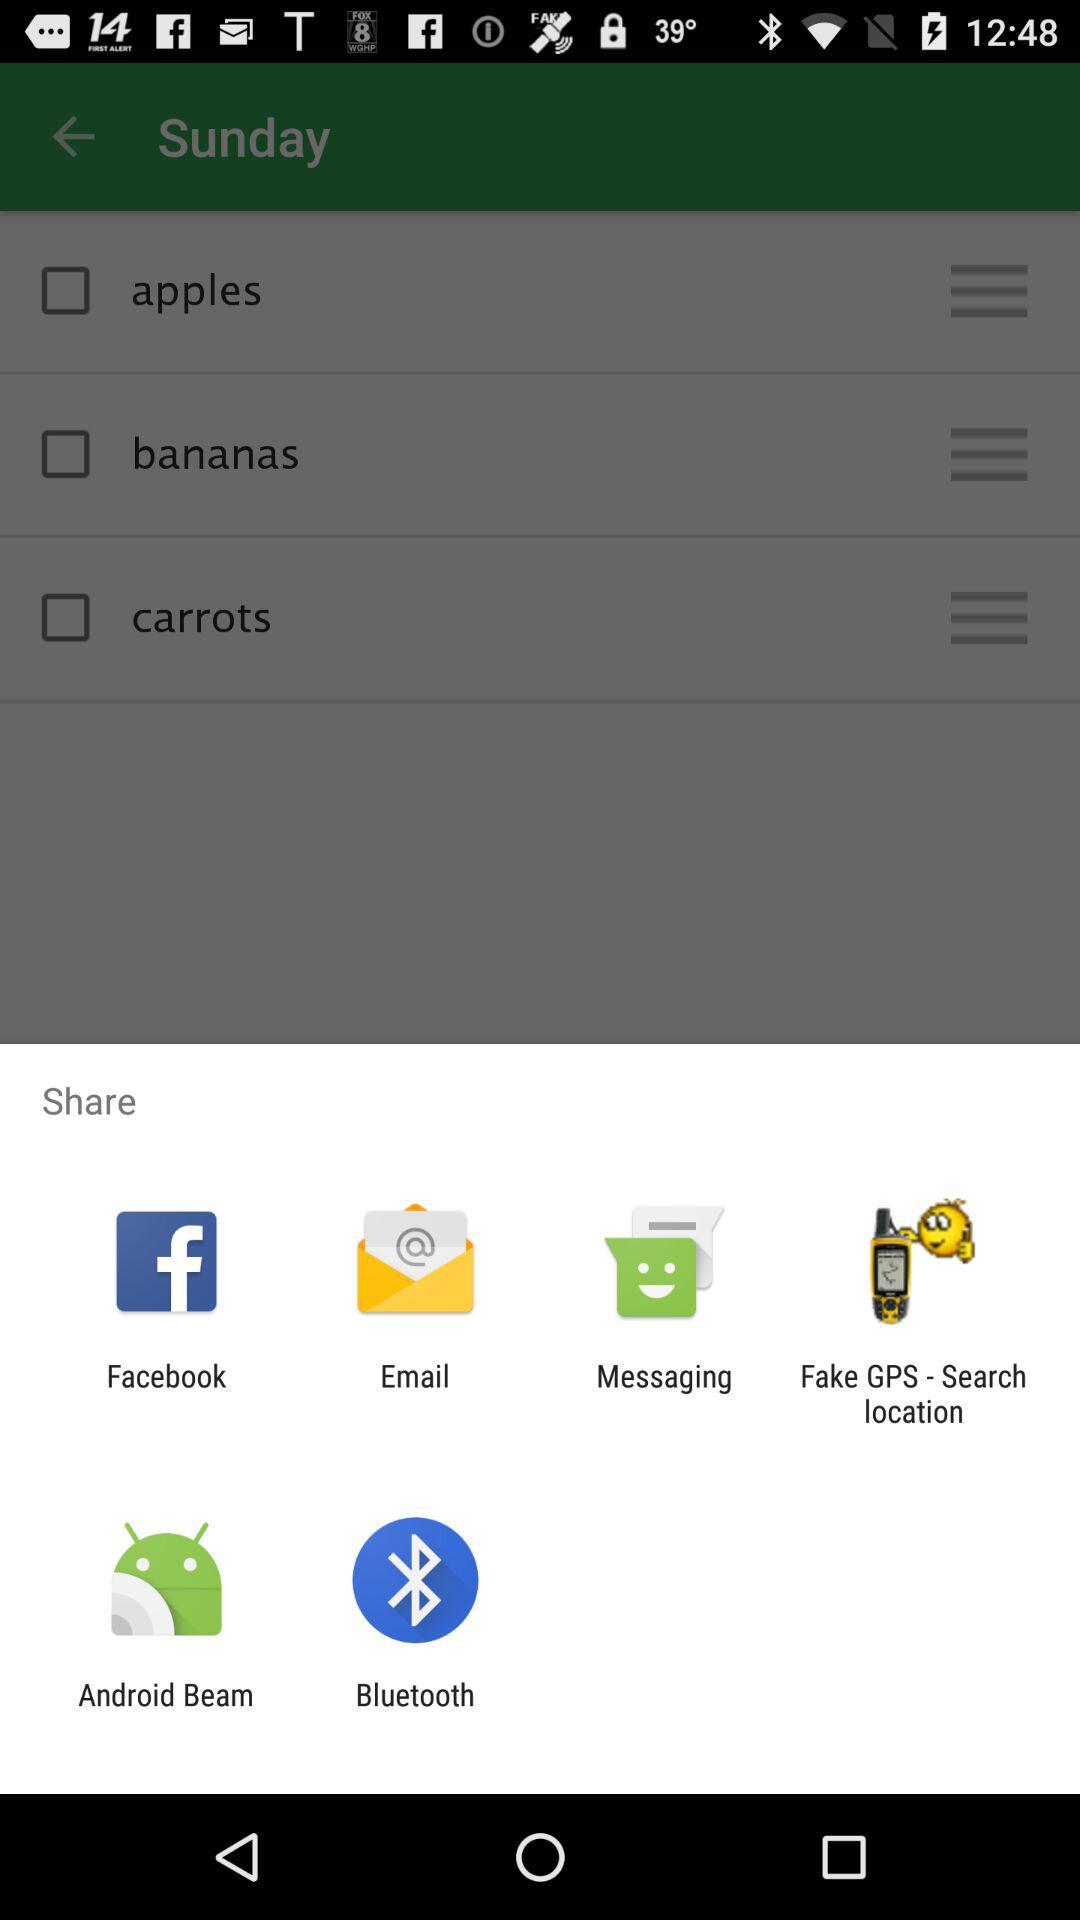 Image resolution: width=1080 pixels, height=1920 pixels. What do you see at coordinates (664, 1392) in the screenshot?
I see `the messaging` at bounding box center [664, 1392].